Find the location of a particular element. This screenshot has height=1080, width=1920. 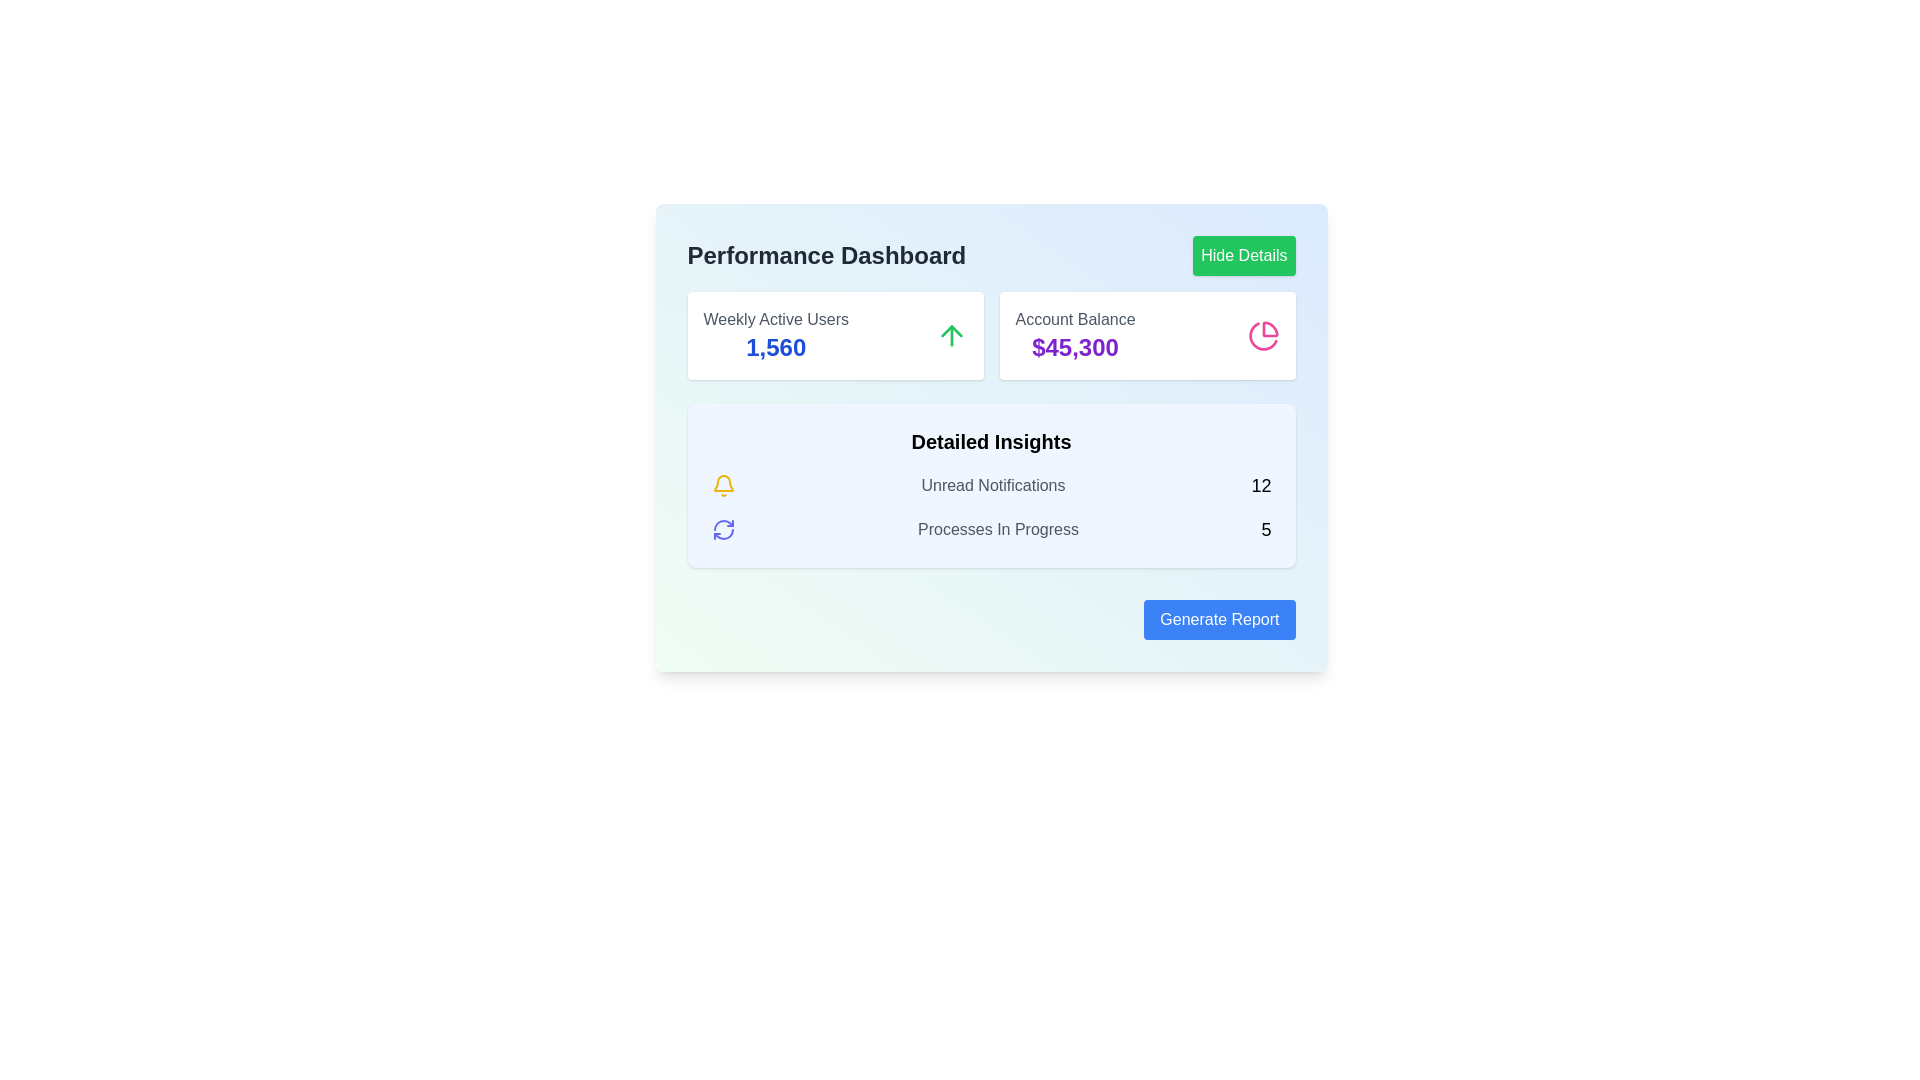

the chart representation icon located inside the 'Account Balance' block, positioned to its far right, to interact with chart-related functionalities is located at coordinates (1262, 334).